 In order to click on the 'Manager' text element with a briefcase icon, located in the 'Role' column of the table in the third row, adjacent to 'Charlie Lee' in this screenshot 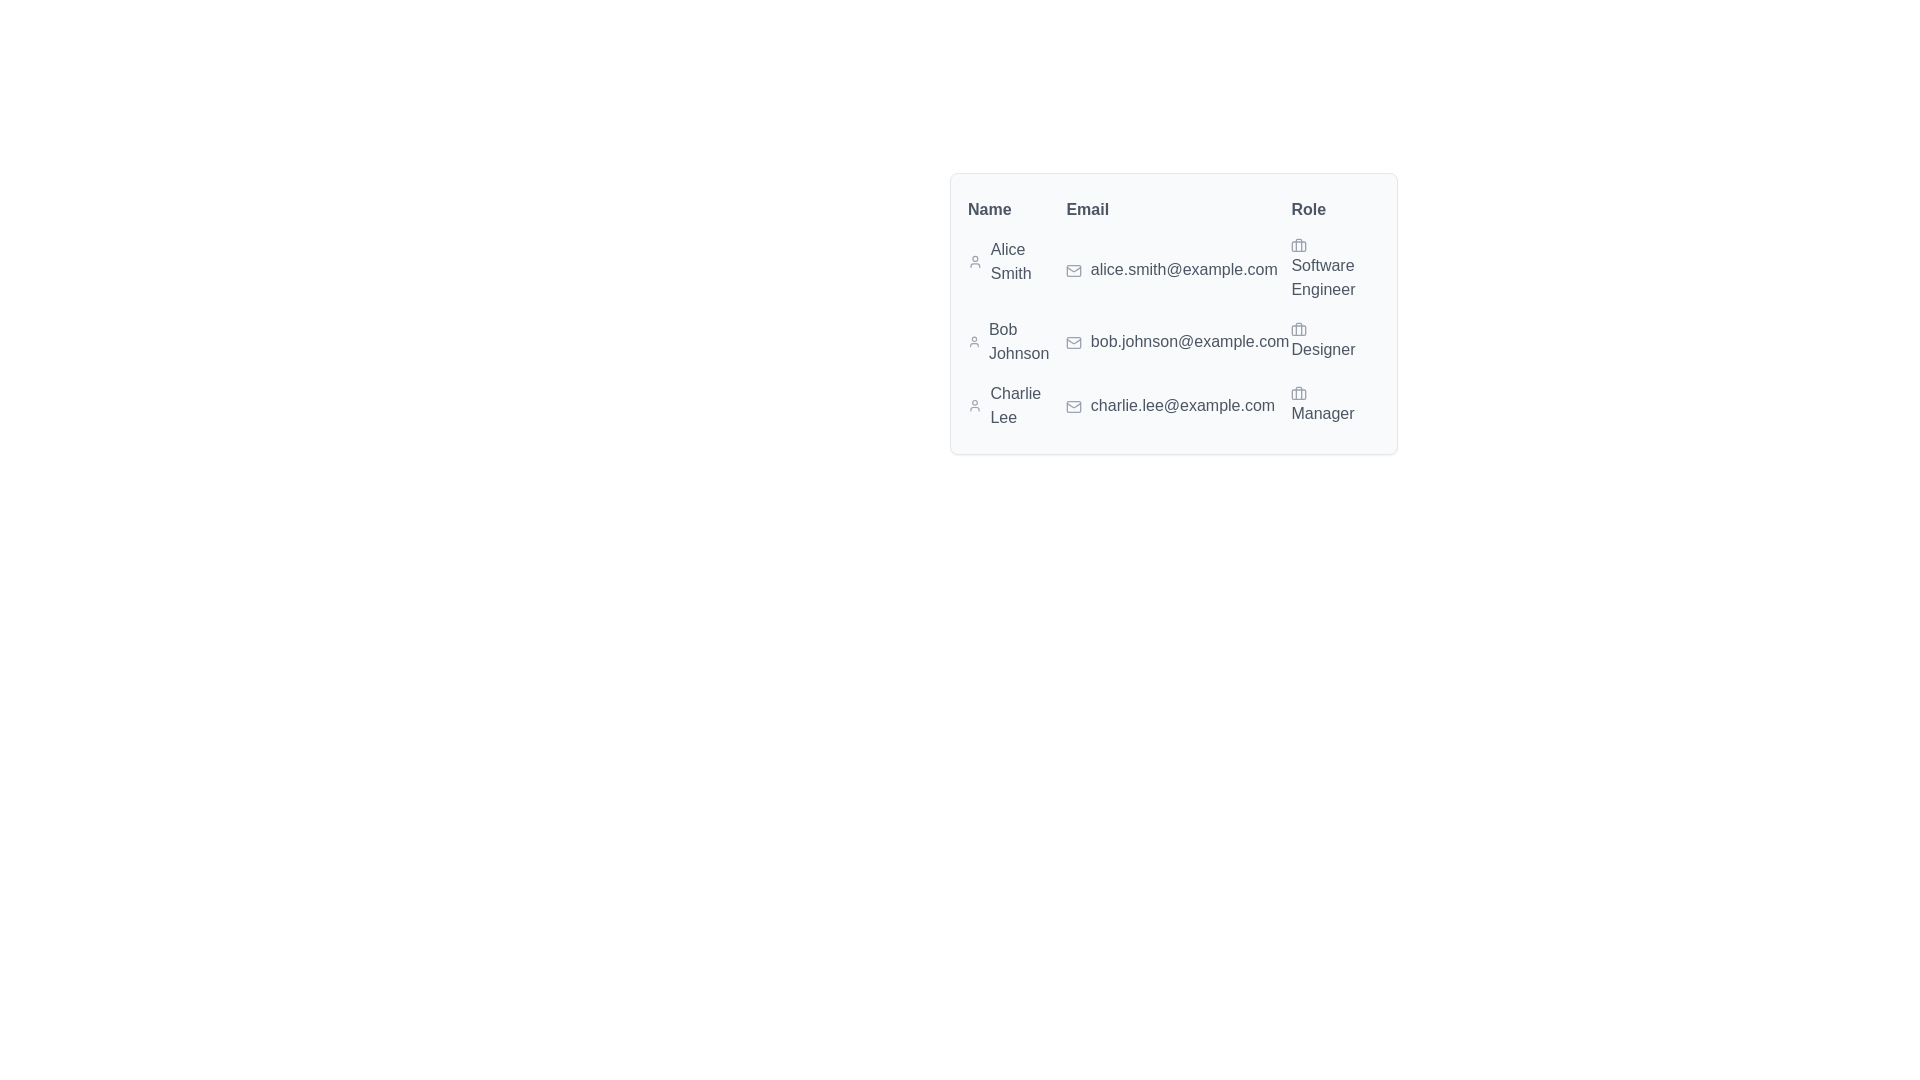, I will do `click(1335, 405)`.